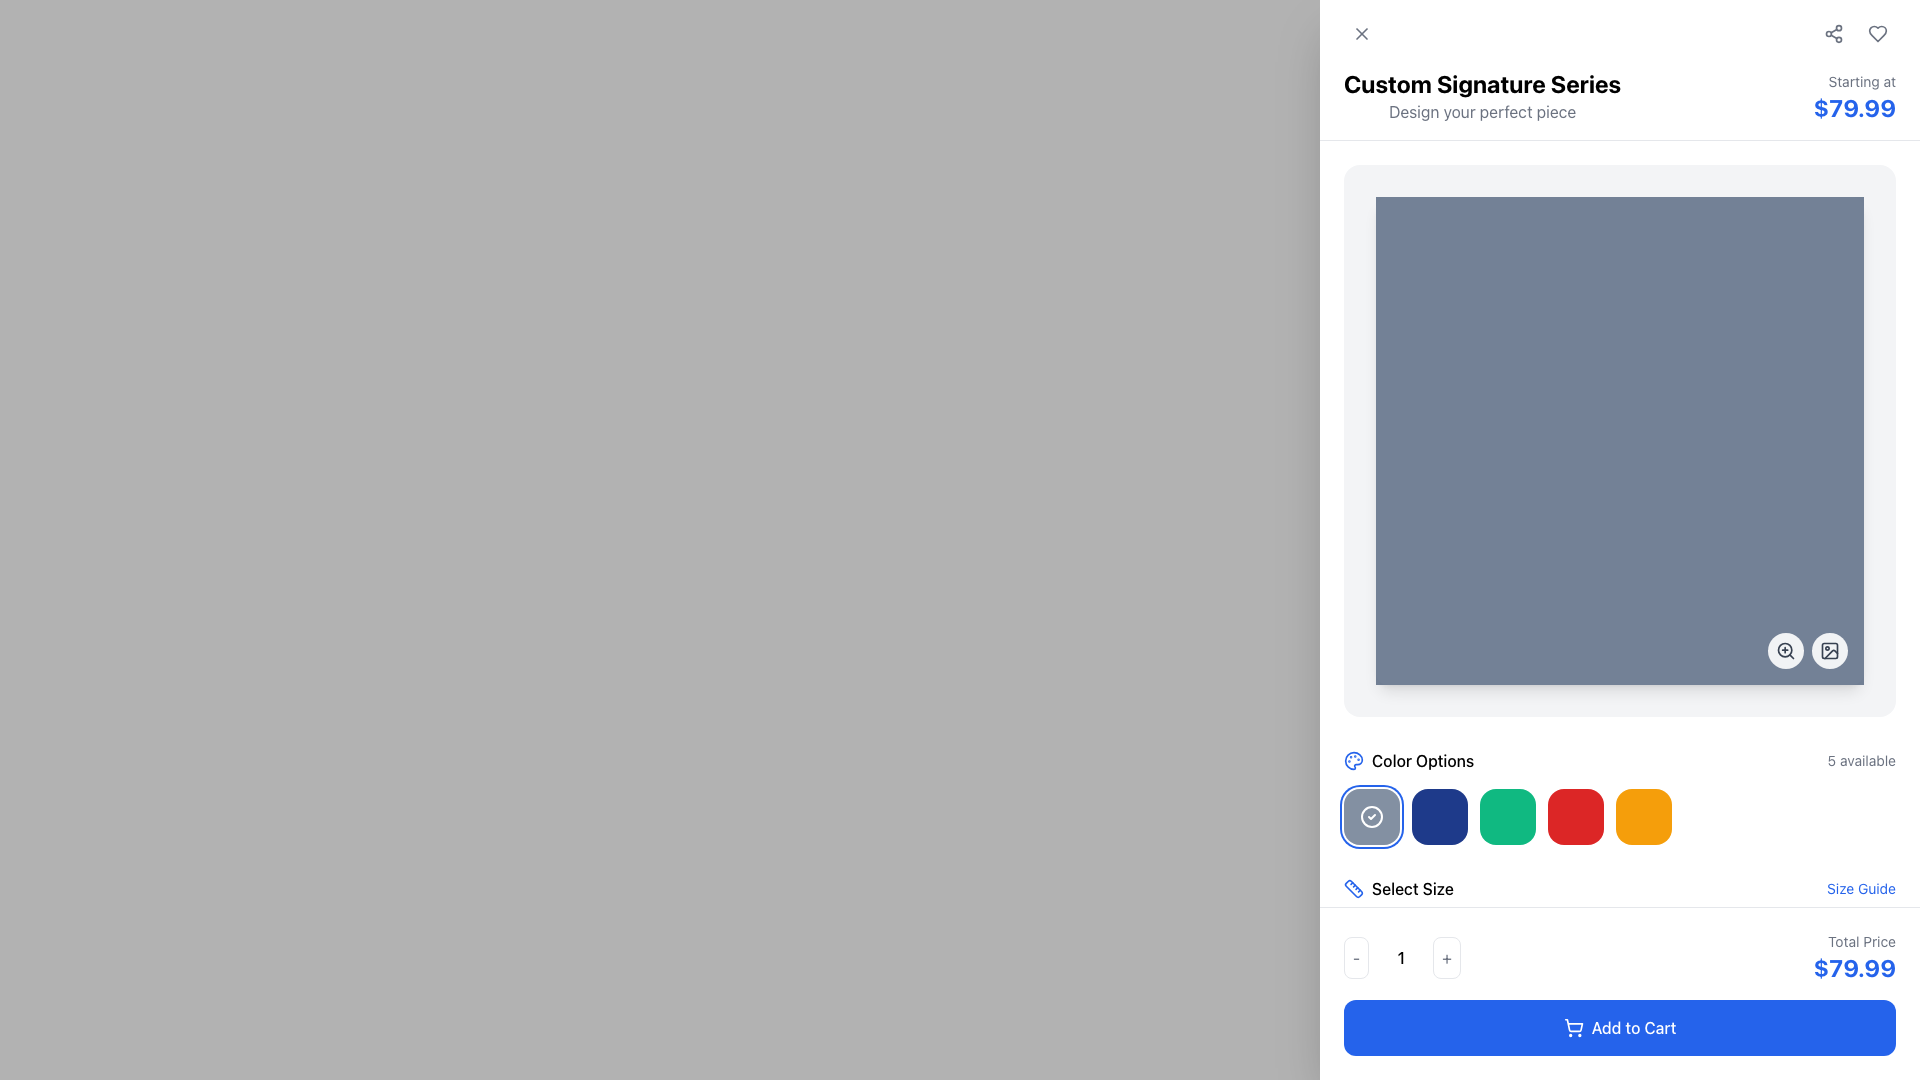 The image size is (1920, 1080). What do you see at coordinates (1876, 34) in the screenshot?
I see `the heart-shaped icon in the top-right corner of the user interface` at bounding box center [1876, 34].